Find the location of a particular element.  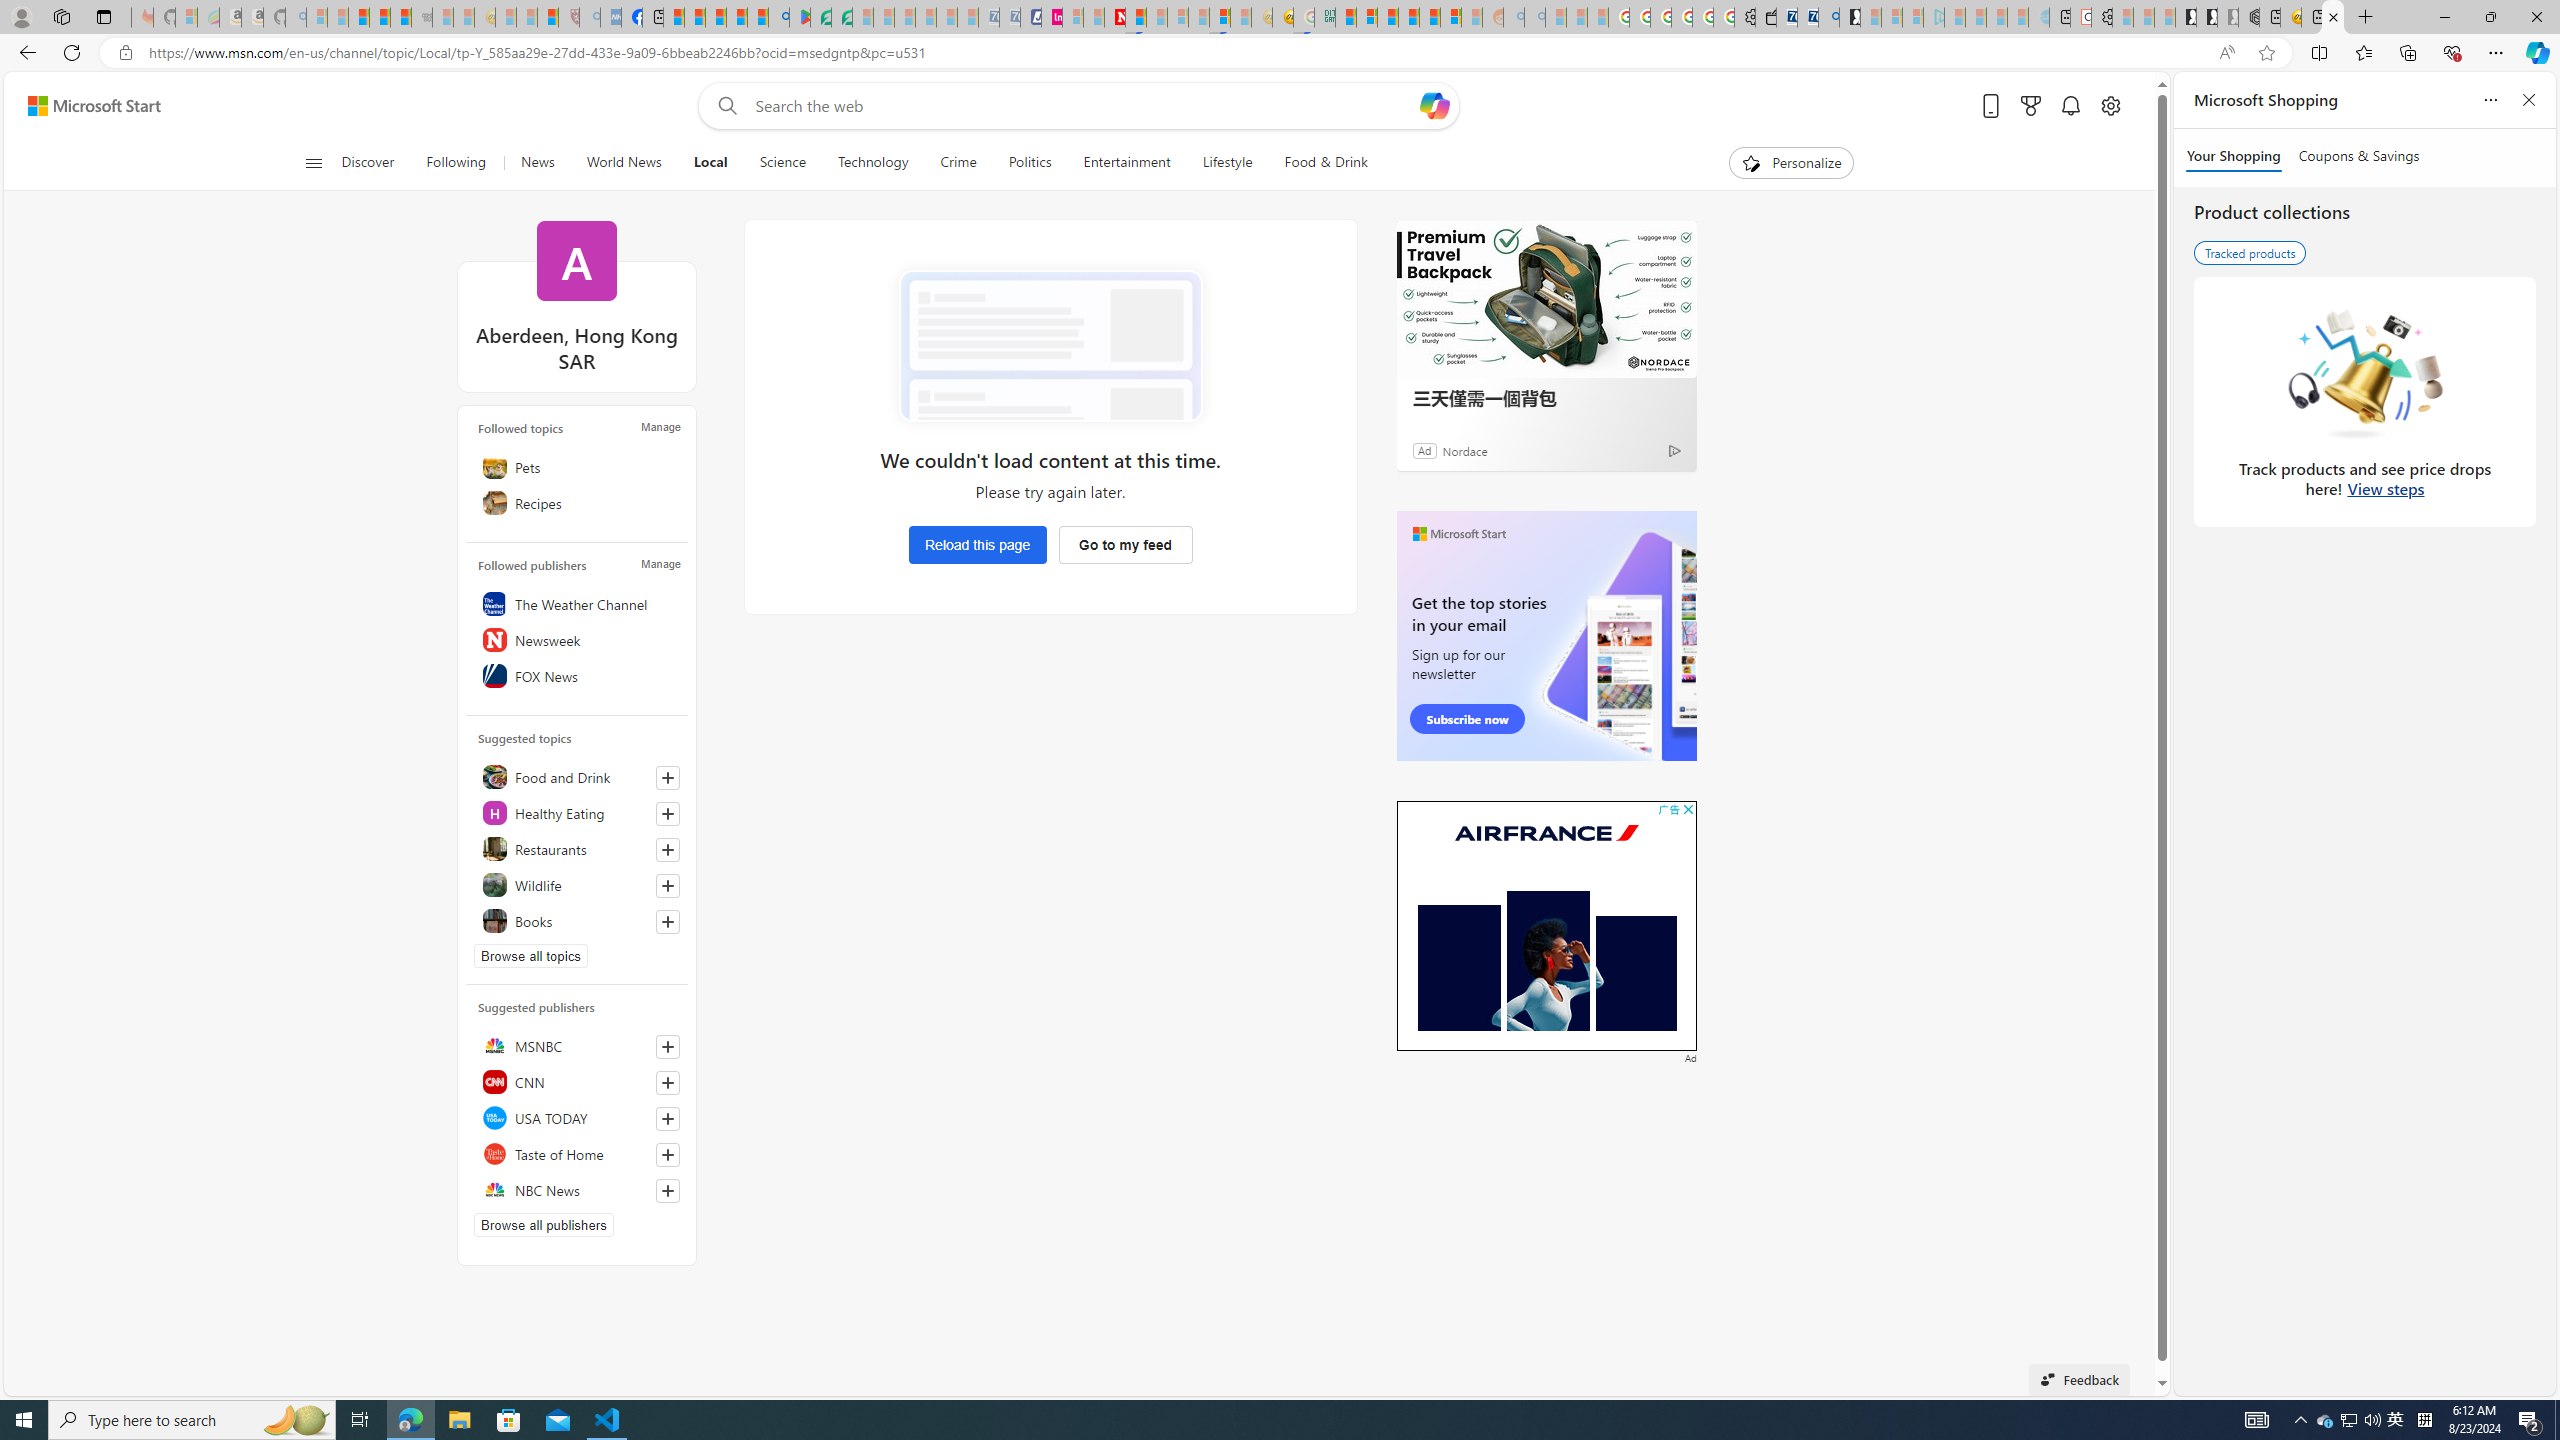

'NBC News' is located at coordinates (575, 1190).